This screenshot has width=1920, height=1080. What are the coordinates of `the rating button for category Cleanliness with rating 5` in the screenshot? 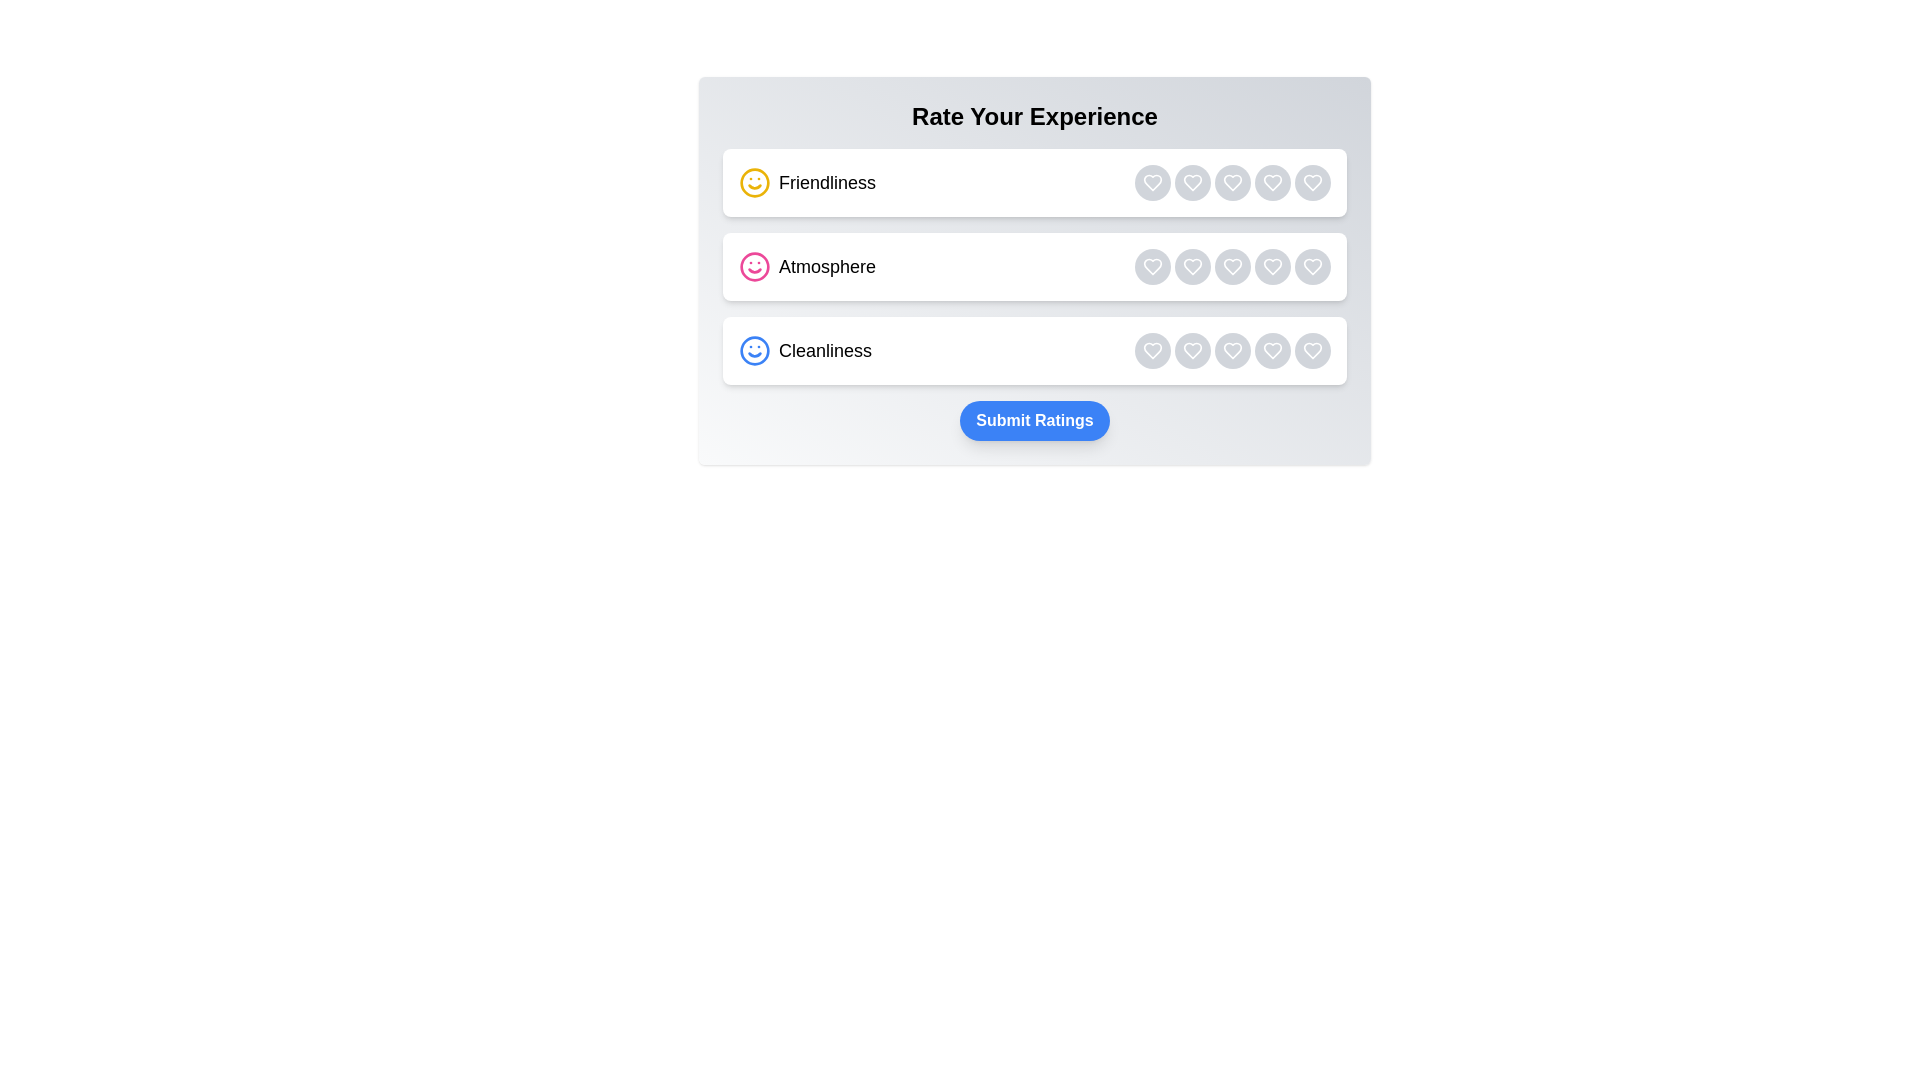 It's located at (1313, 350).